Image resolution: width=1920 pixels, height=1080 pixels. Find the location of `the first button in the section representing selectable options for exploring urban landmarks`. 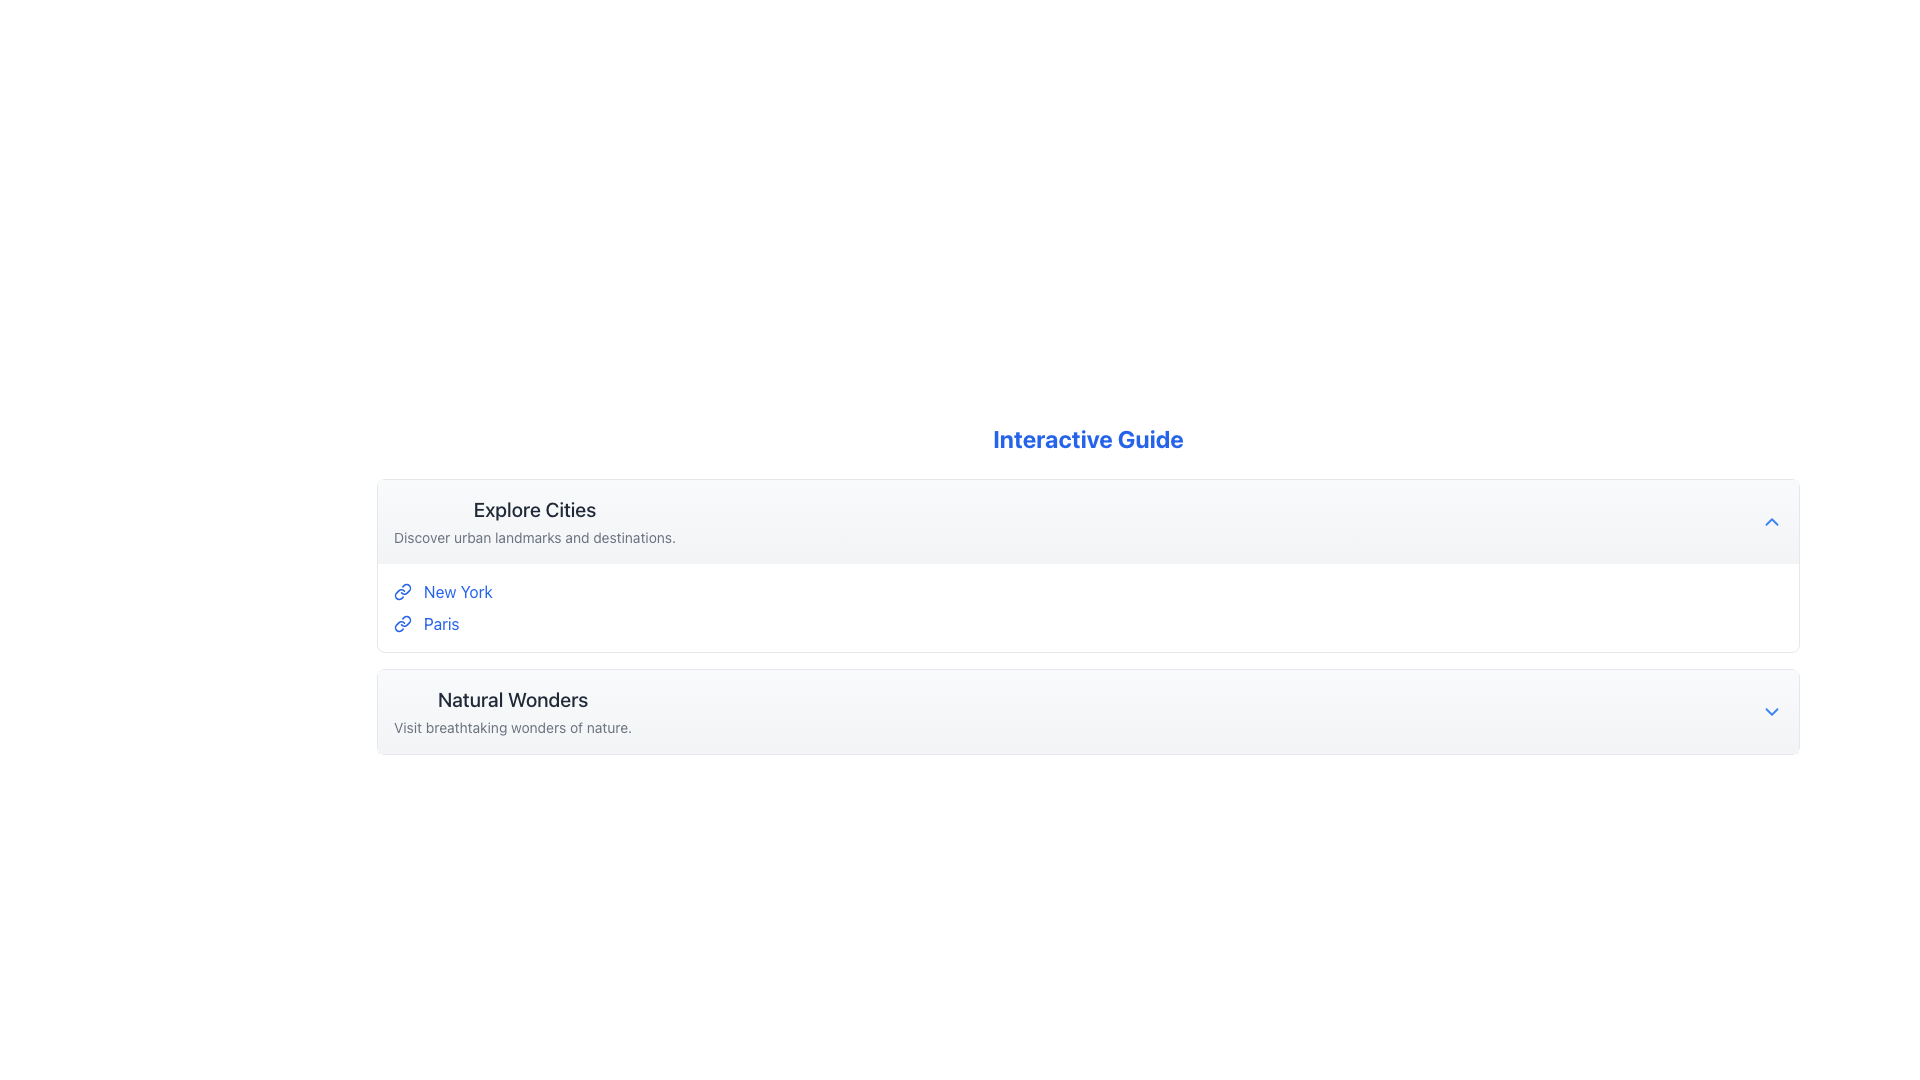

the first button in the section representing selectable options for exploring urban landmarks is located at coordinates (1087, 520).